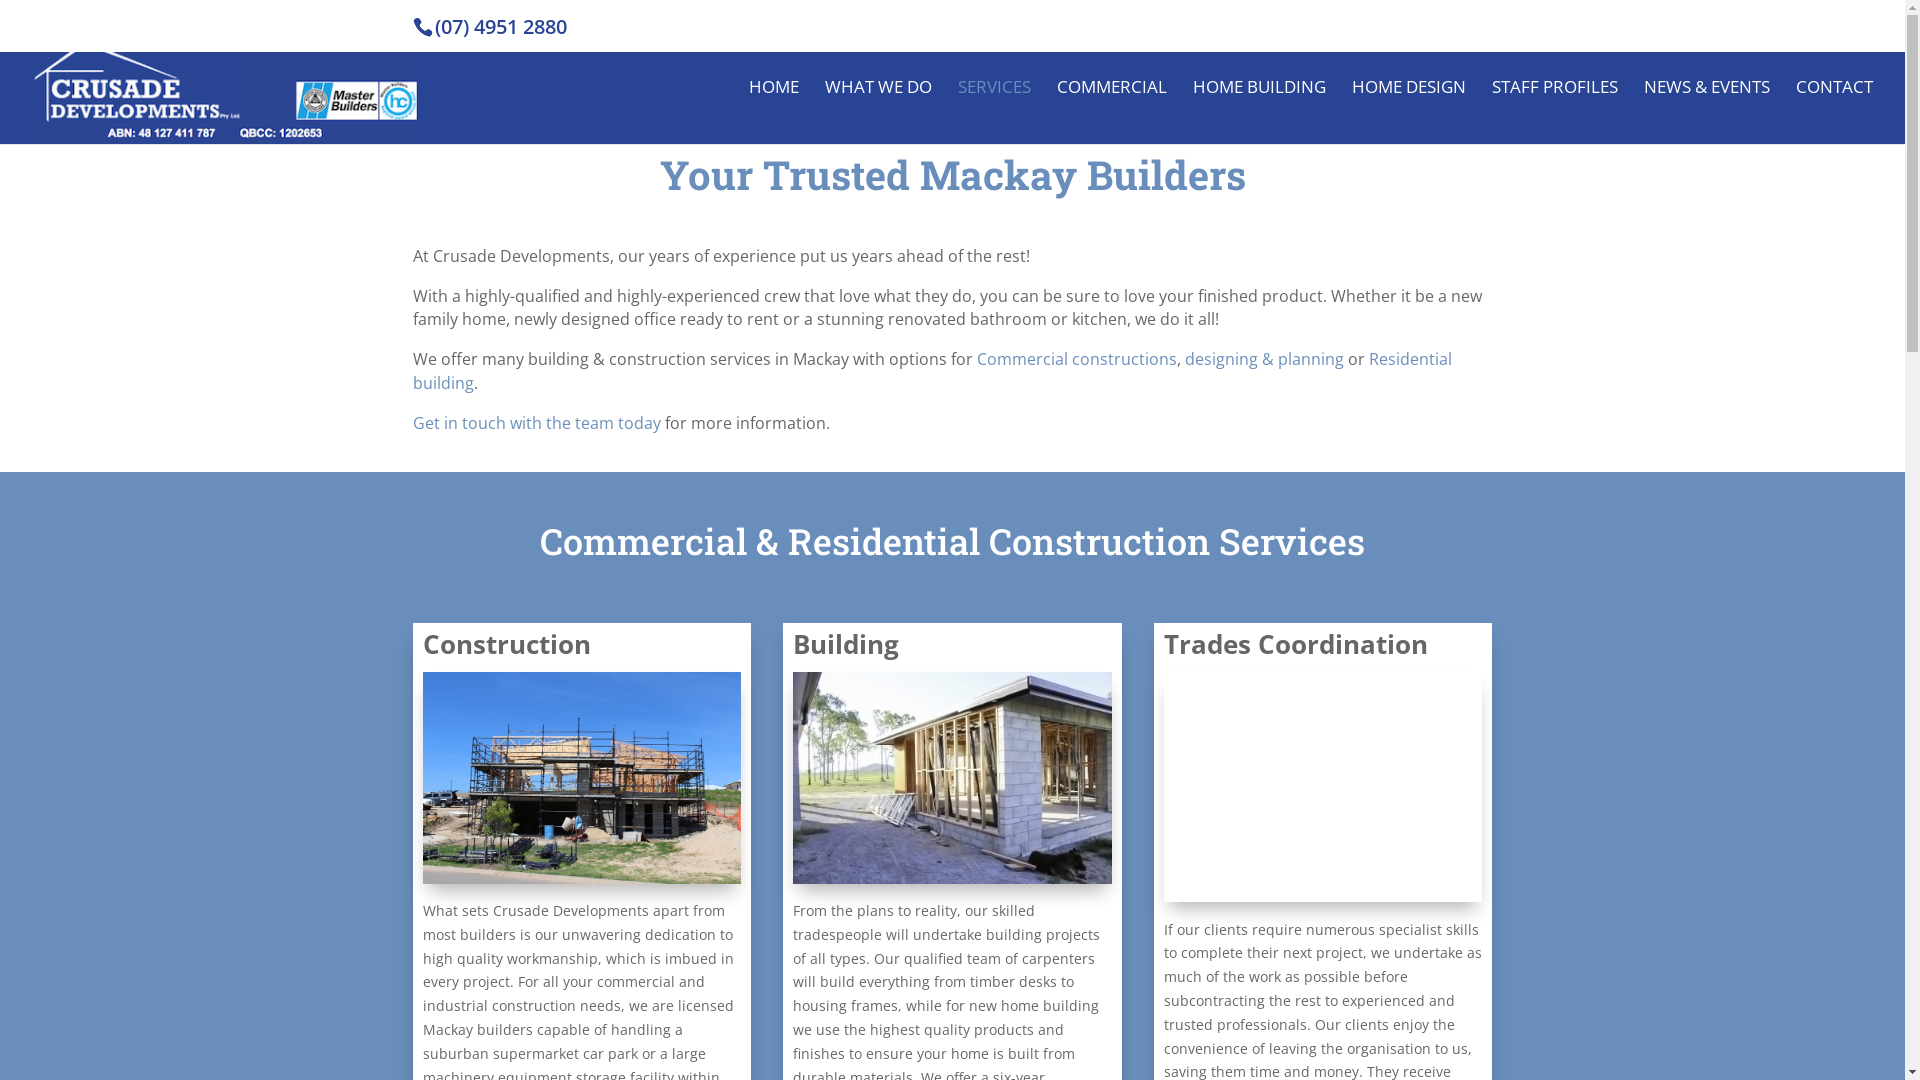  Describe the element at coordinates (975, 357) in the screenshot. I see `'Commercial constructions'` at that location.